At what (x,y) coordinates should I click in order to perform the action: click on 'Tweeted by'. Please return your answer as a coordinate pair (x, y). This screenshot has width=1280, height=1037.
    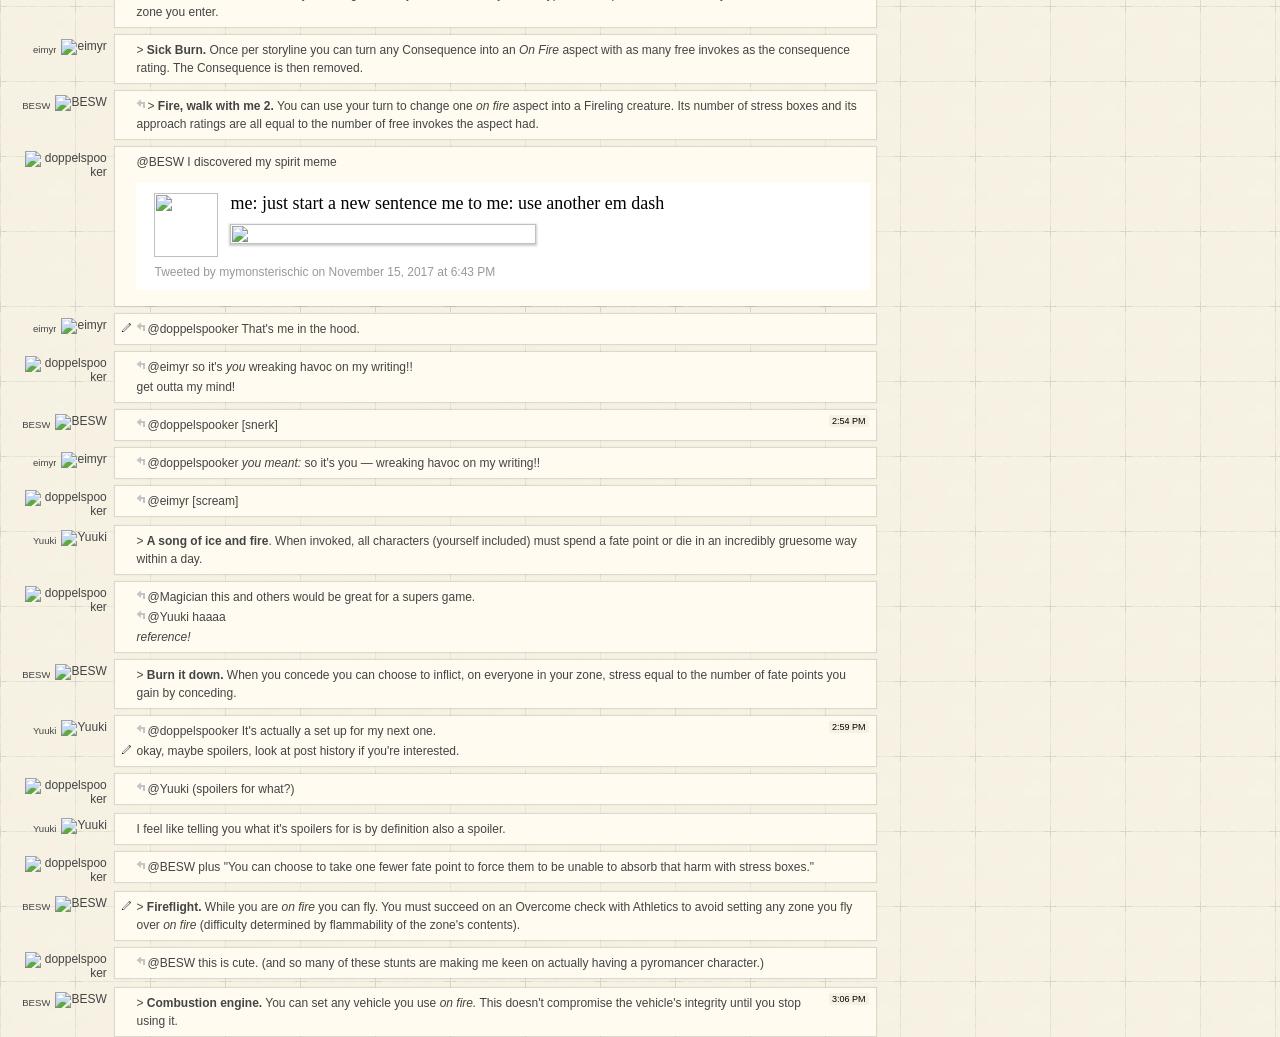
    Looking at the image, I should click on (186, 269).